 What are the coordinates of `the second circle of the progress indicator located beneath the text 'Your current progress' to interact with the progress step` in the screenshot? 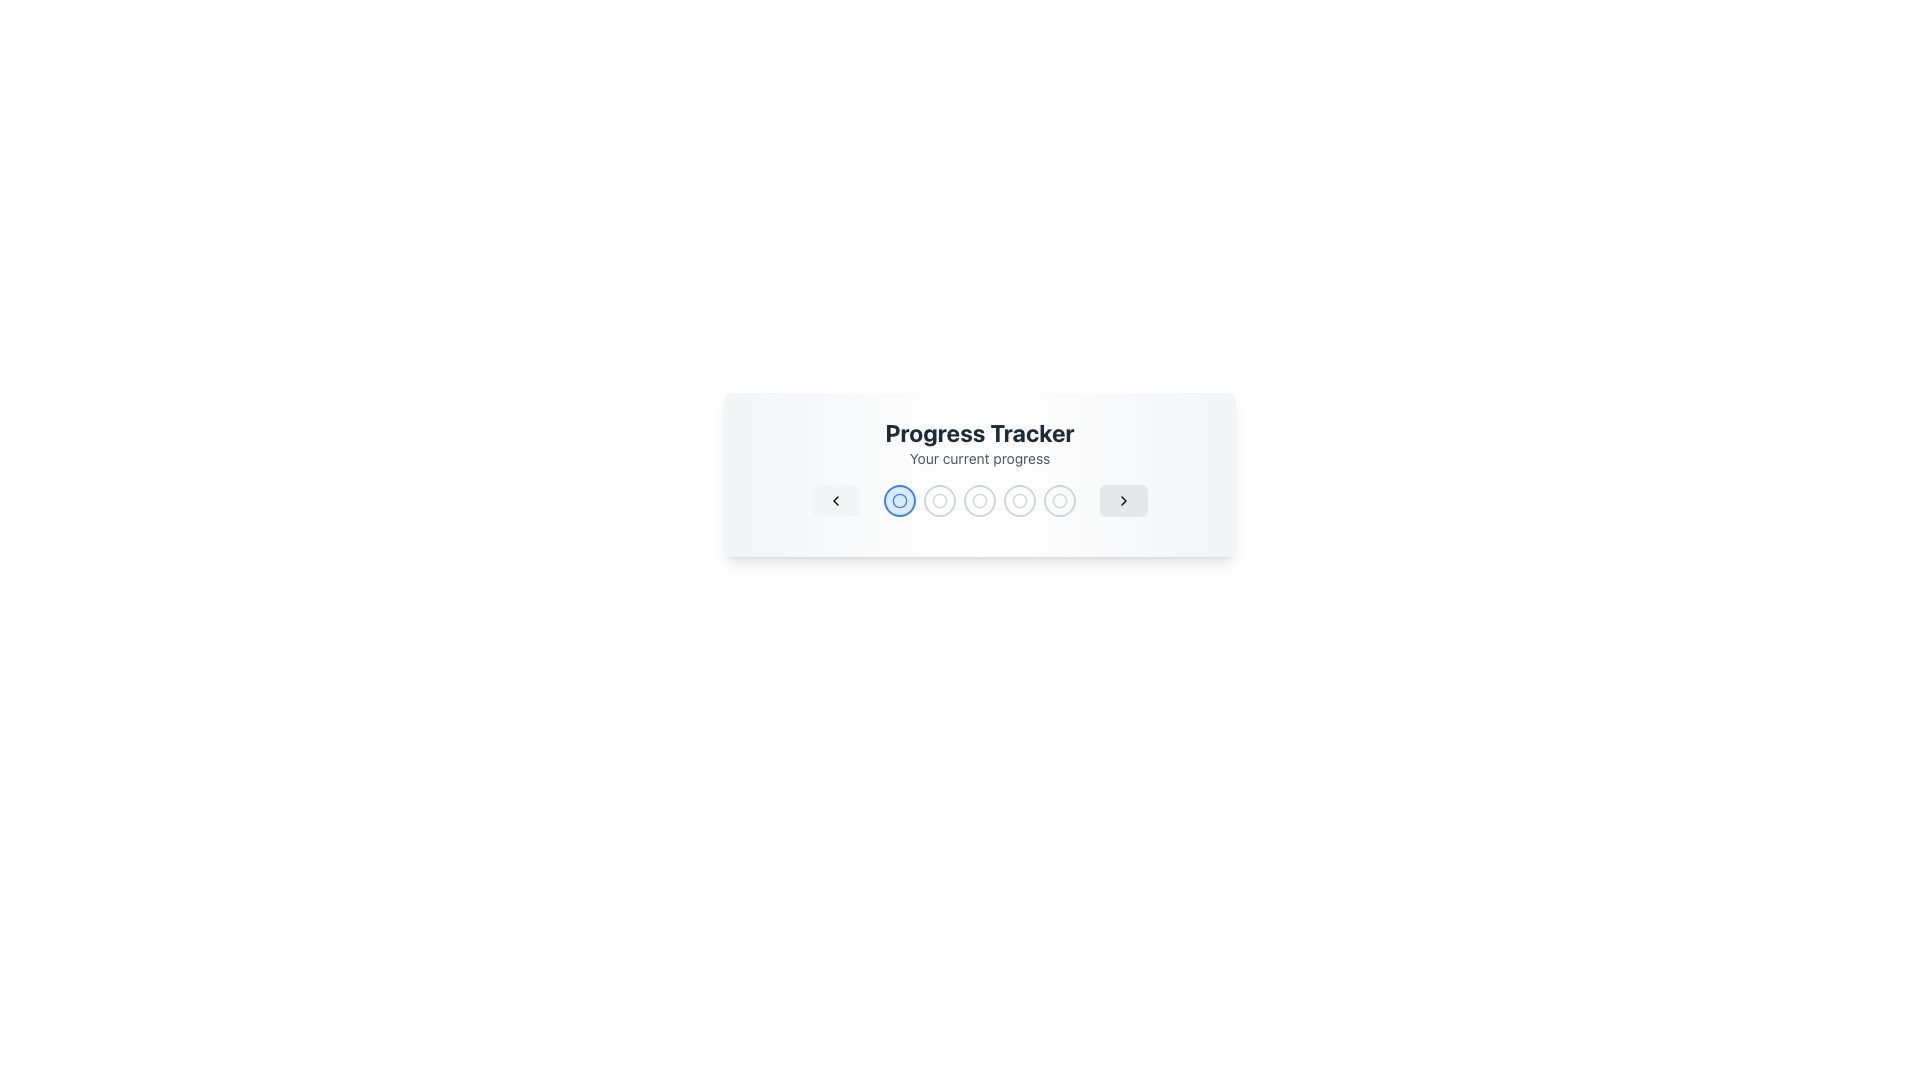 It's located at (899, 500).